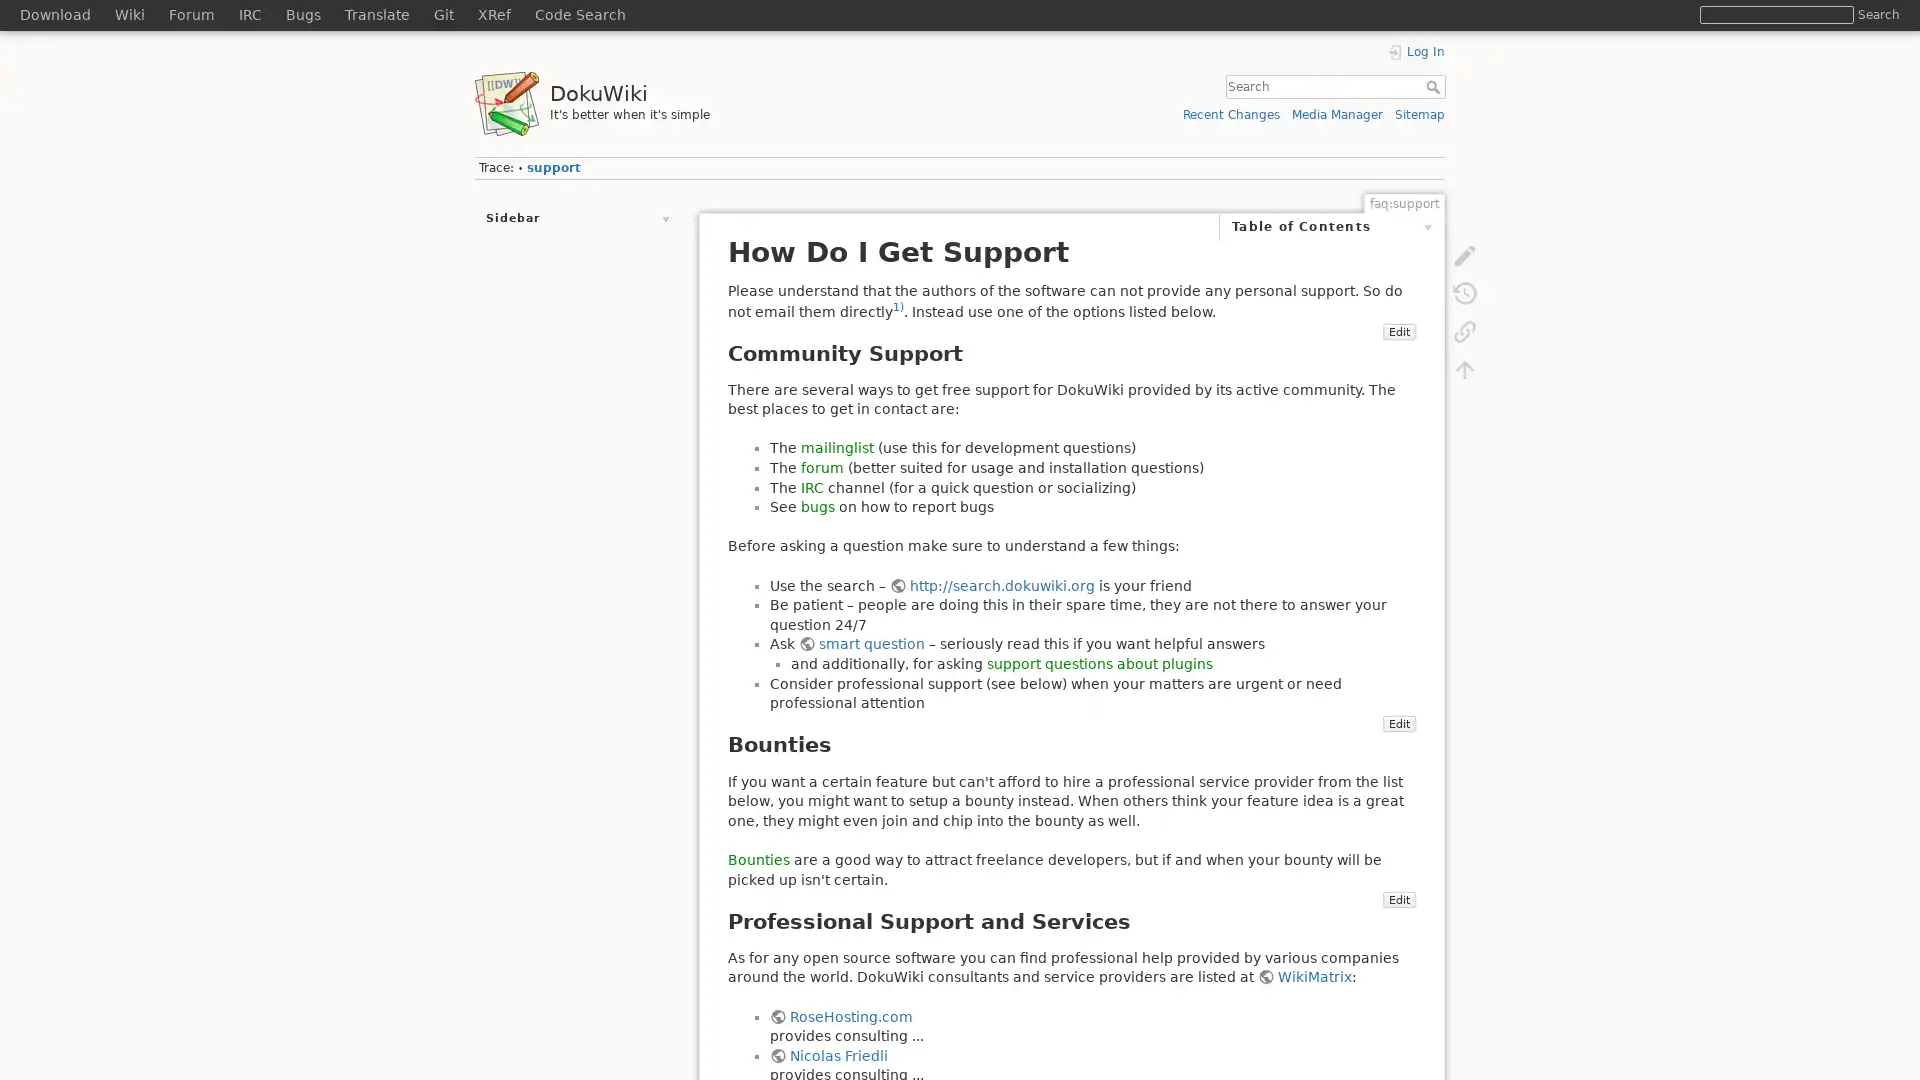 The image size is (1920, 1080). I want to click on Edit, so click(1397, 743).